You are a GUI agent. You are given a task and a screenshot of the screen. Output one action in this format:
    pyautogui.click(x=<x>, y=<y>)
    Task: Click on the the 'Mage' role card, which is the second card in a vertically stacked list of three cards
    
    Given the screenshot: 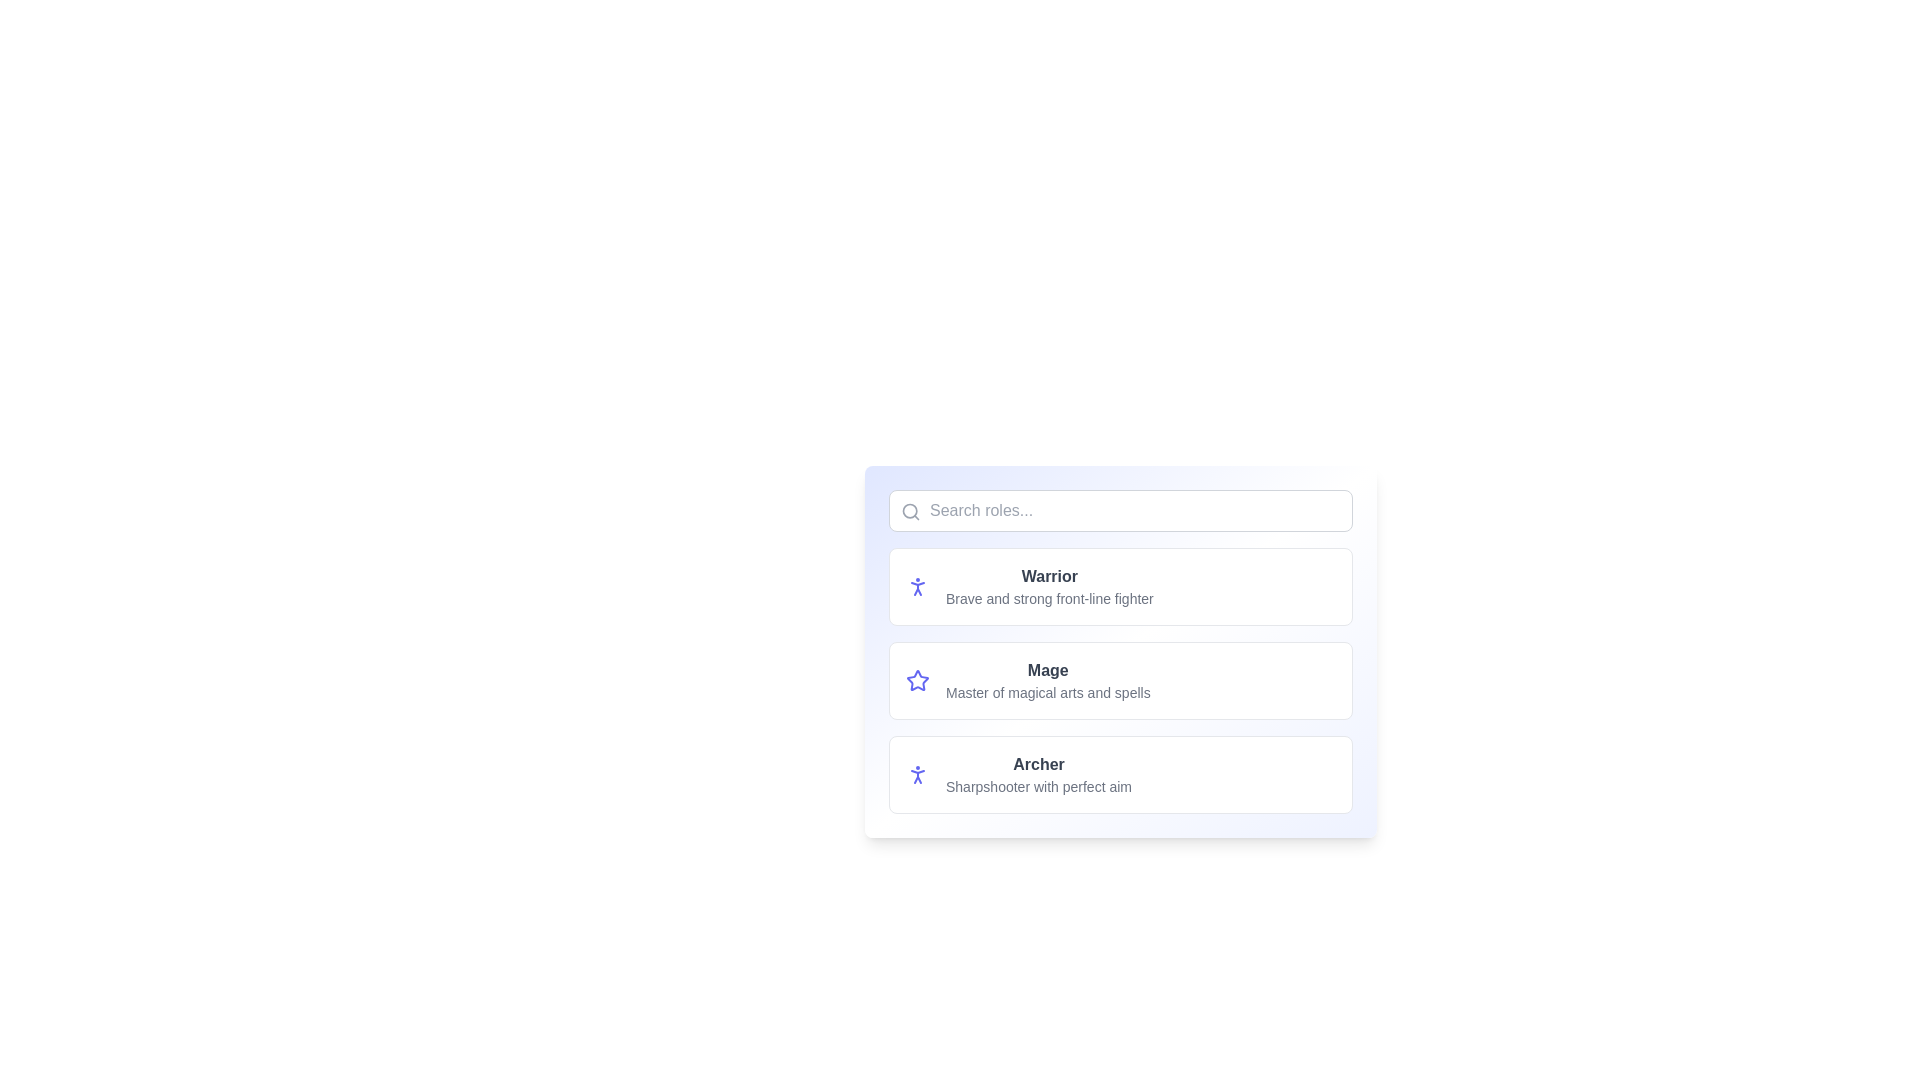 What is the action you would take?
    pyautogui.click(x=1121, y=680)
    